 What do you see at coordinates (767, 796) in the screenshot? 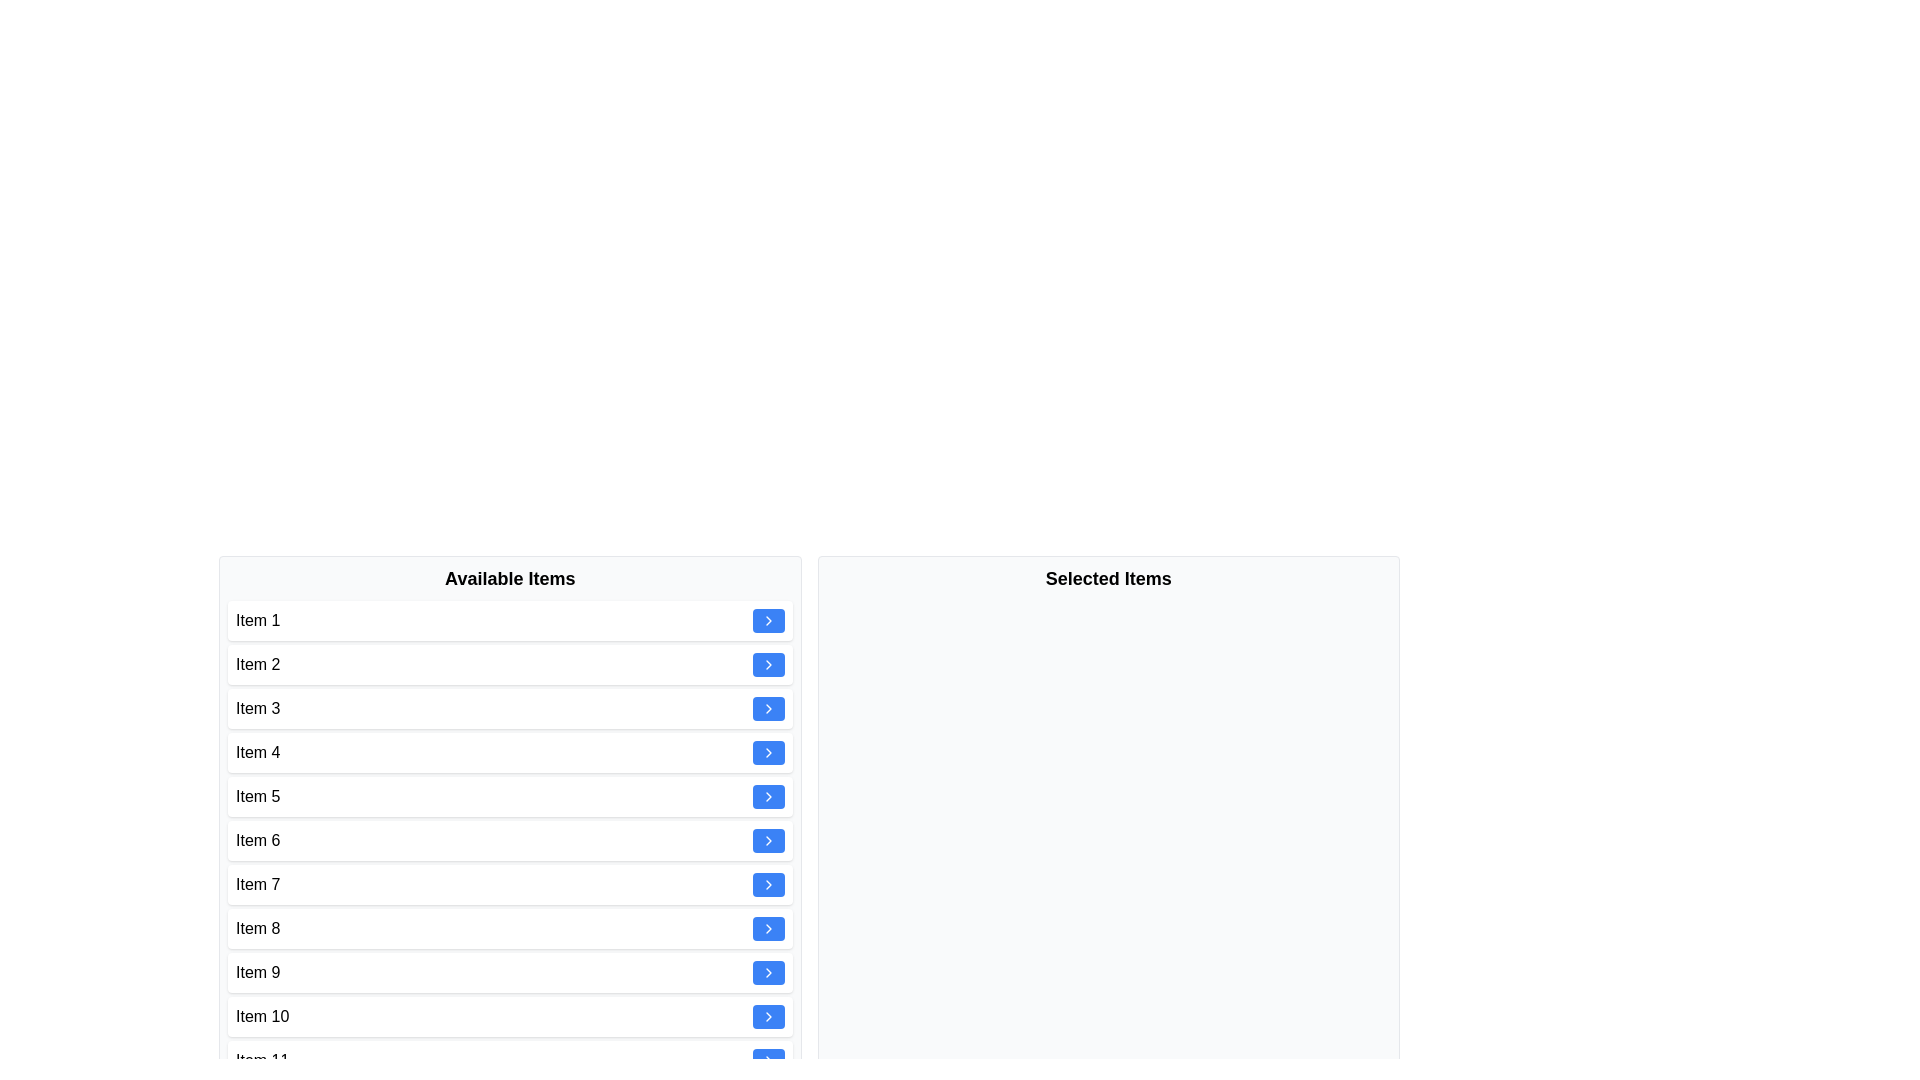
I see `the right-pointing chevron icon within the blue rounded rectangular button for 'Item 10'` at bounding box center [767, 796].